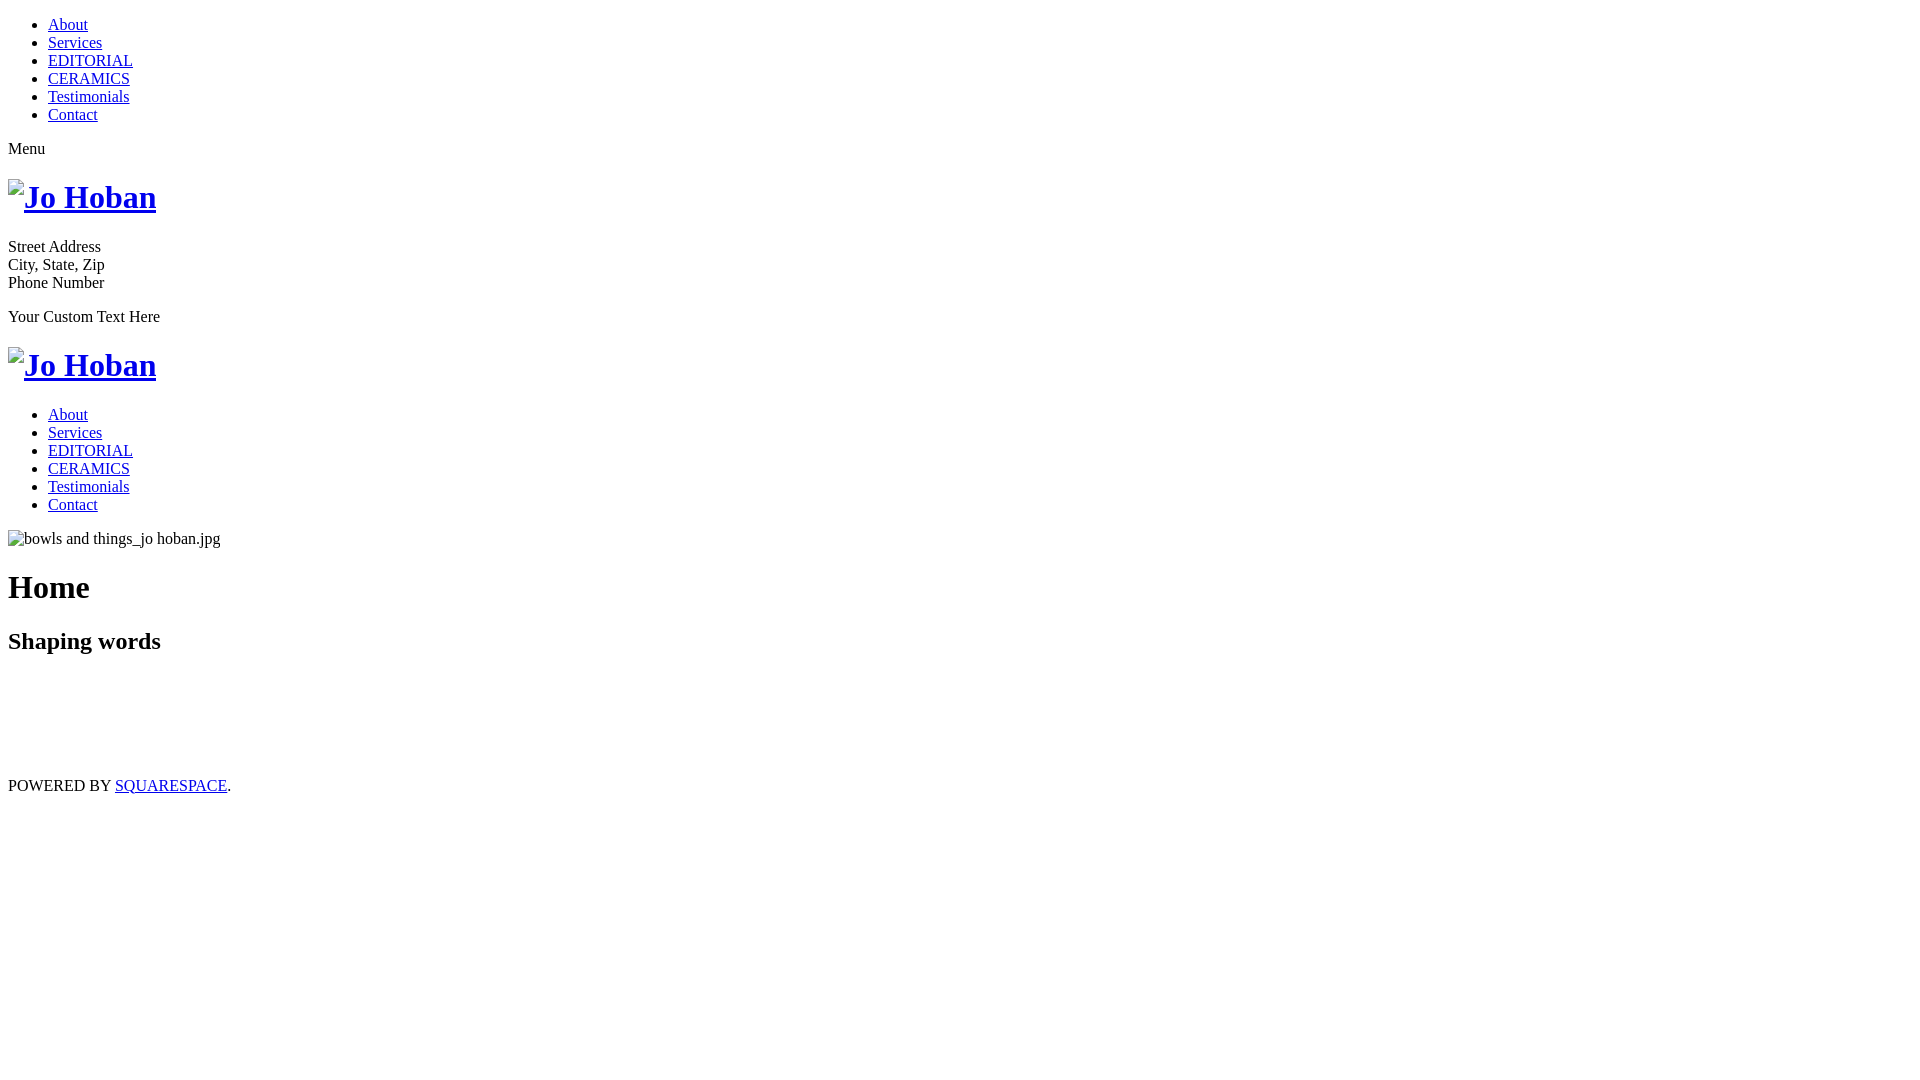 The image size is (1920, 1080). Describe the element at coordinates (89, 450) in the screenshot. I see `'EDITORIAL'` at that location.